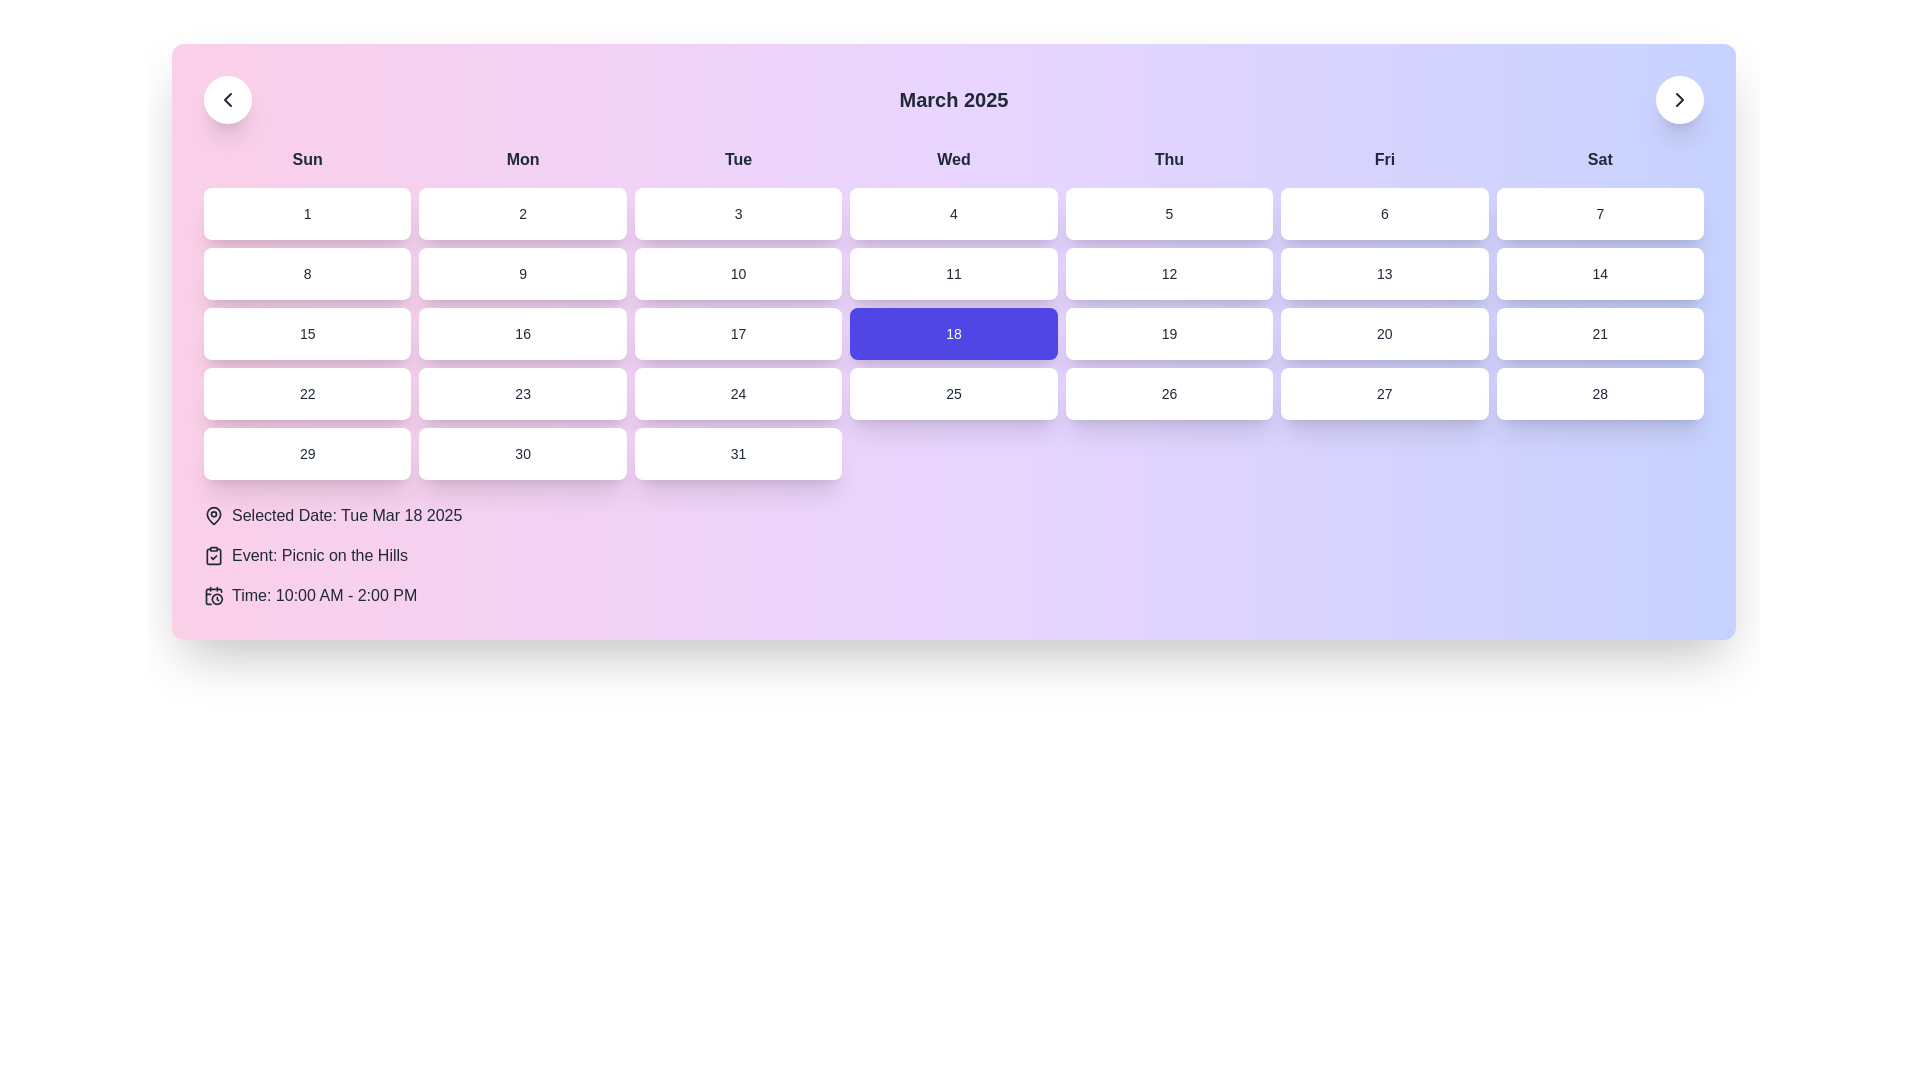 This screenshot has height=1080, width=1920. Describe the element at coordinates (214, 595) in the screenshot. I see `the icon representing the event's time schedule, located near the bottom of the calendar interface, to the left of the event time text` at that location.